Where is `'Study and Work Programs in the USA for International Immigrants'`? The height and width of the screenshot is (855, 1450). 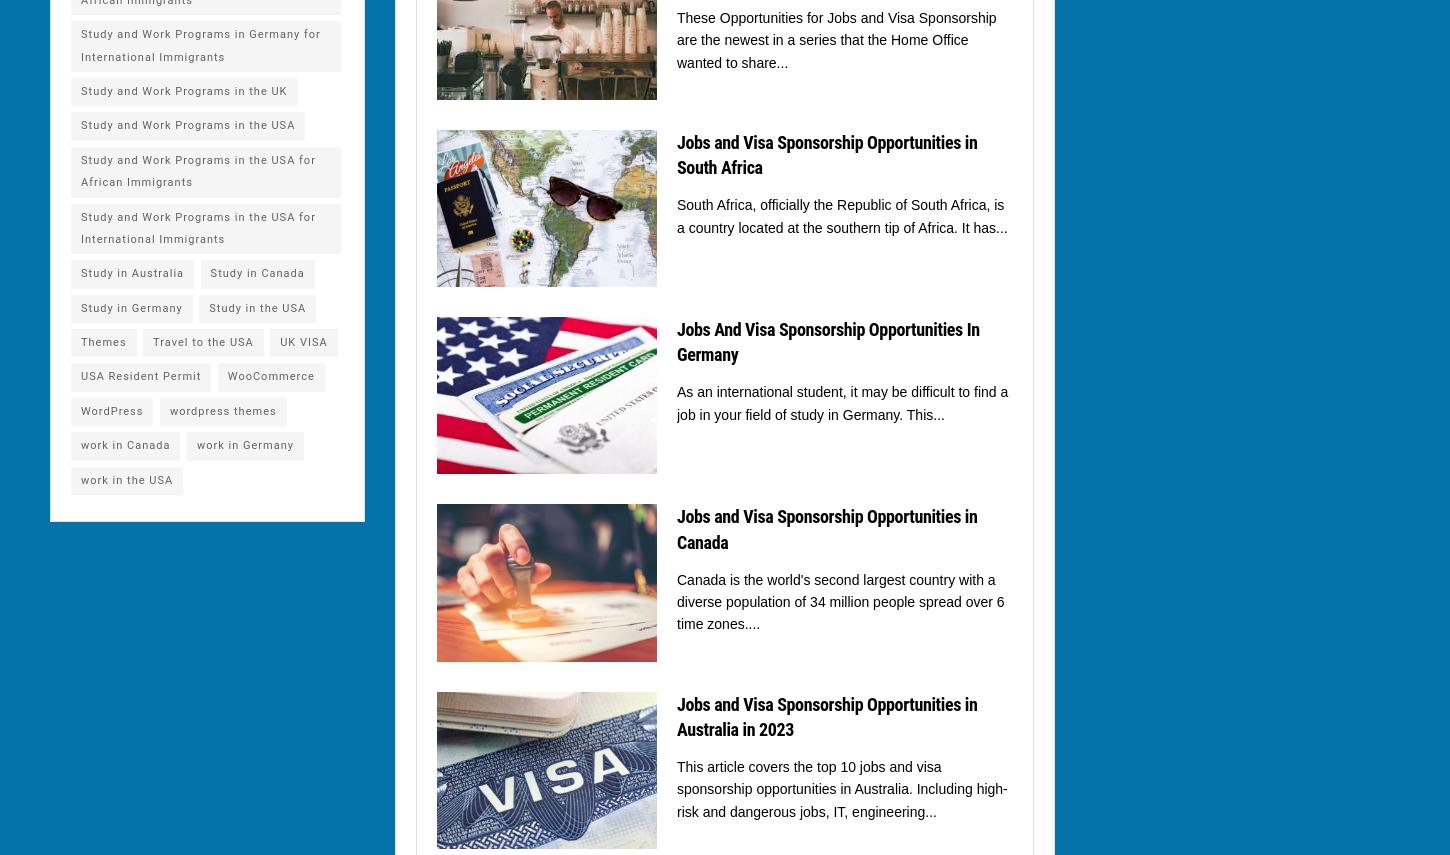 'Study and Work Programs in the USA for International Immigrants' is located at coordinates (197, 227).